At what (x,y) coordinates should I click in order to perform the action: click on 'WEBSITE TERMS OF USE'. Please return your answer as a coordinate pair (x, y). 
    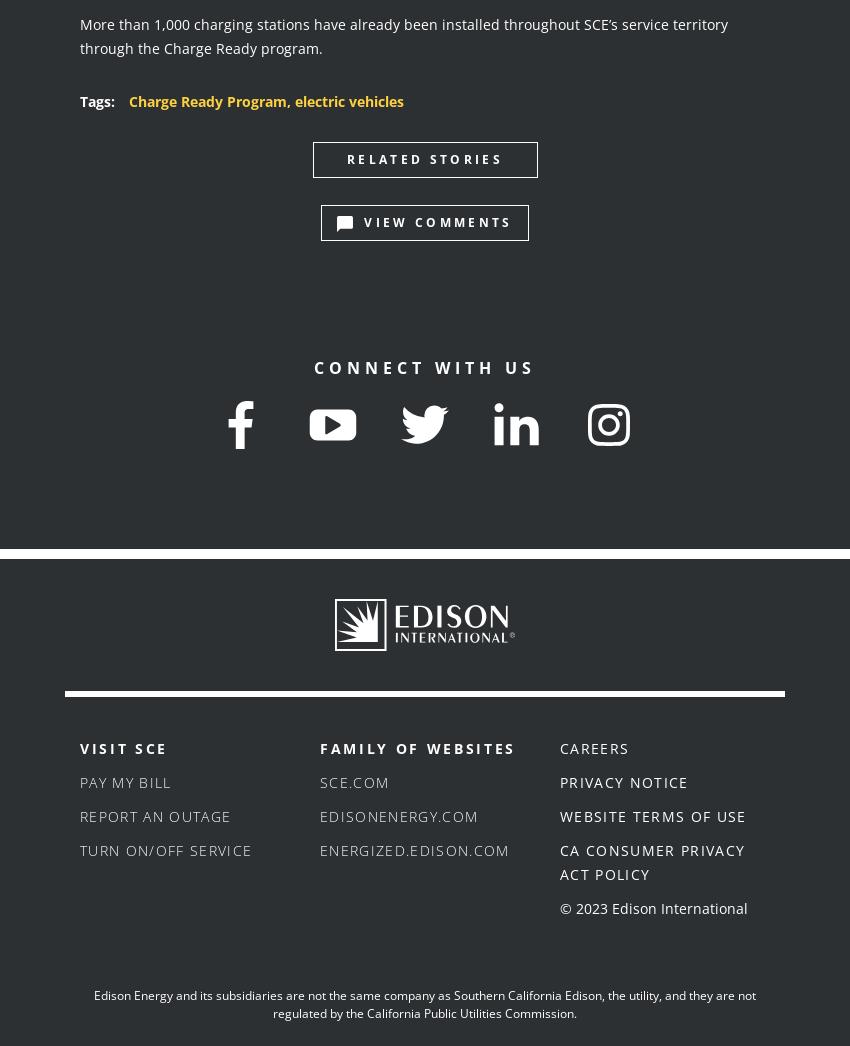
    Looking at the image, I should click on (652, 816).